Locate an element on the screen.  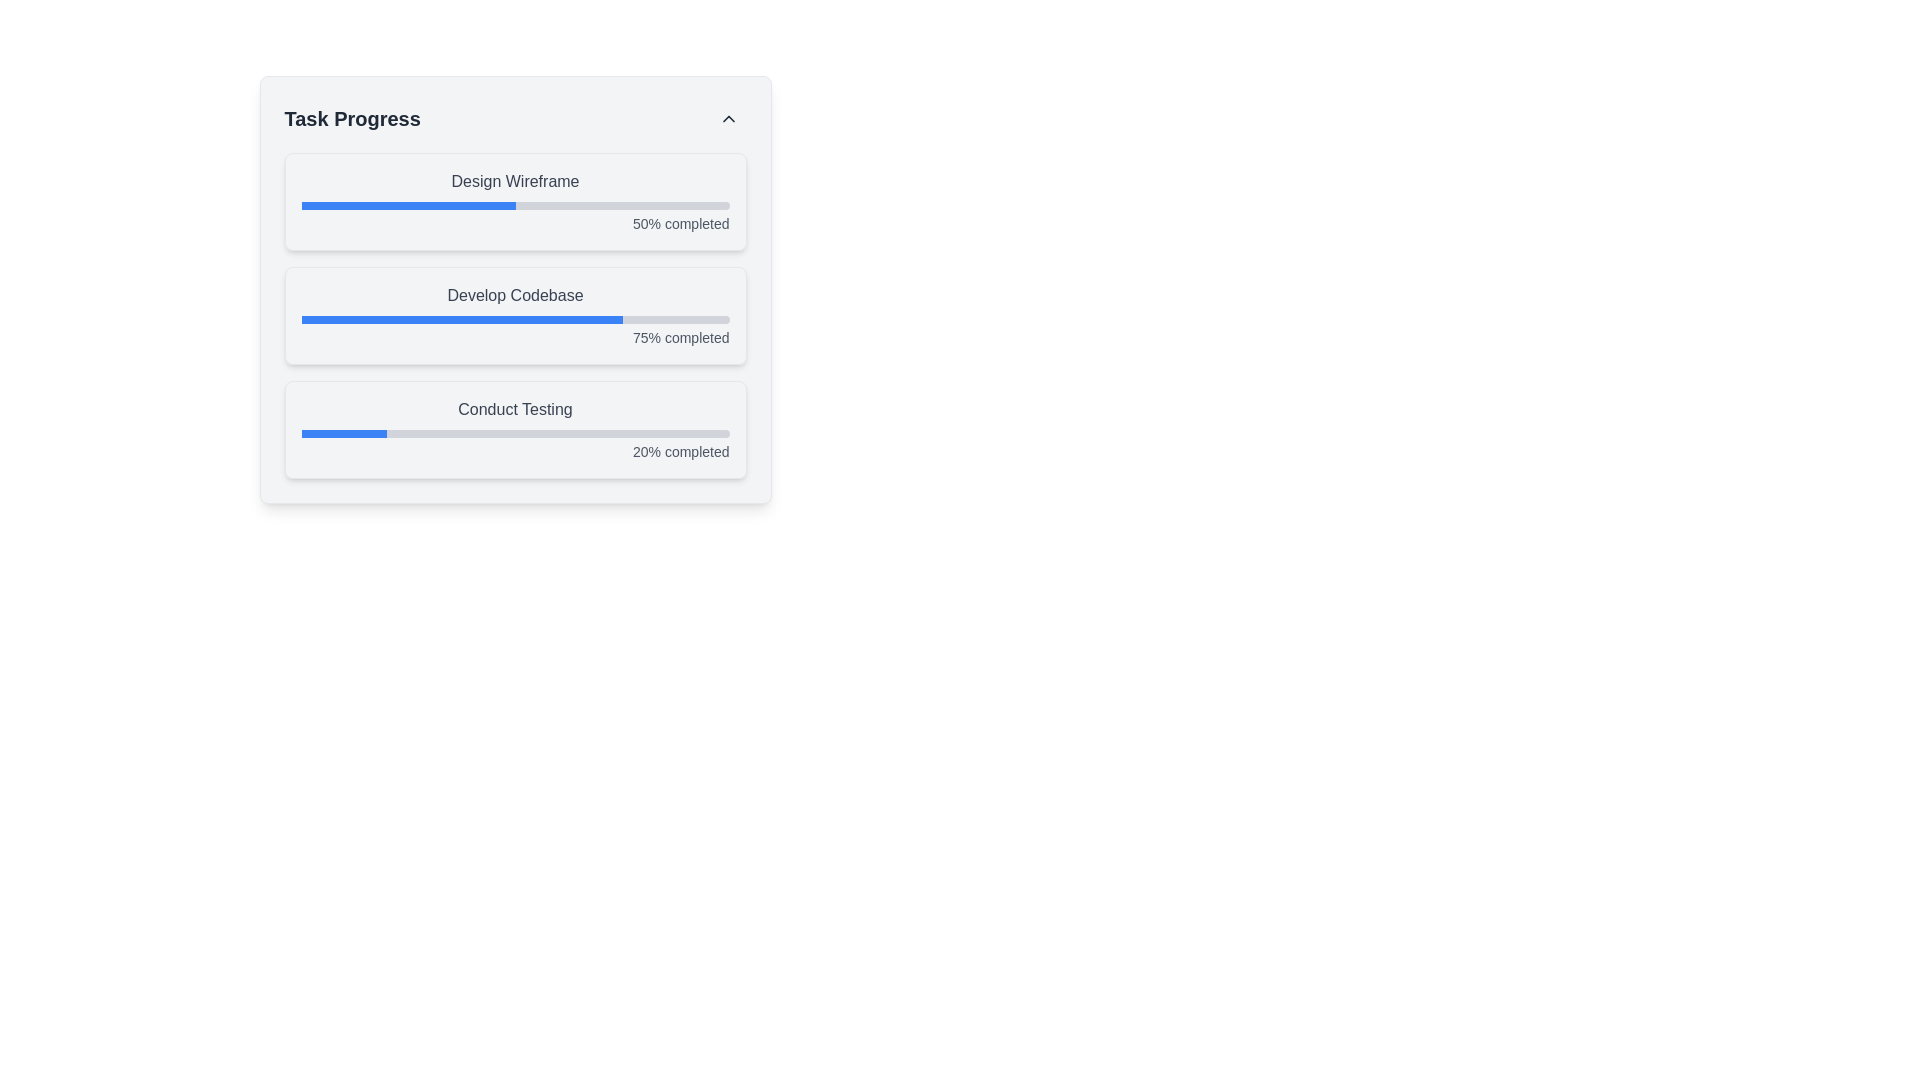
the blue progress bar segment within the 'Conduct Testing' progress indicator, which shows '20% completed' is located at coordinates (344, 433).